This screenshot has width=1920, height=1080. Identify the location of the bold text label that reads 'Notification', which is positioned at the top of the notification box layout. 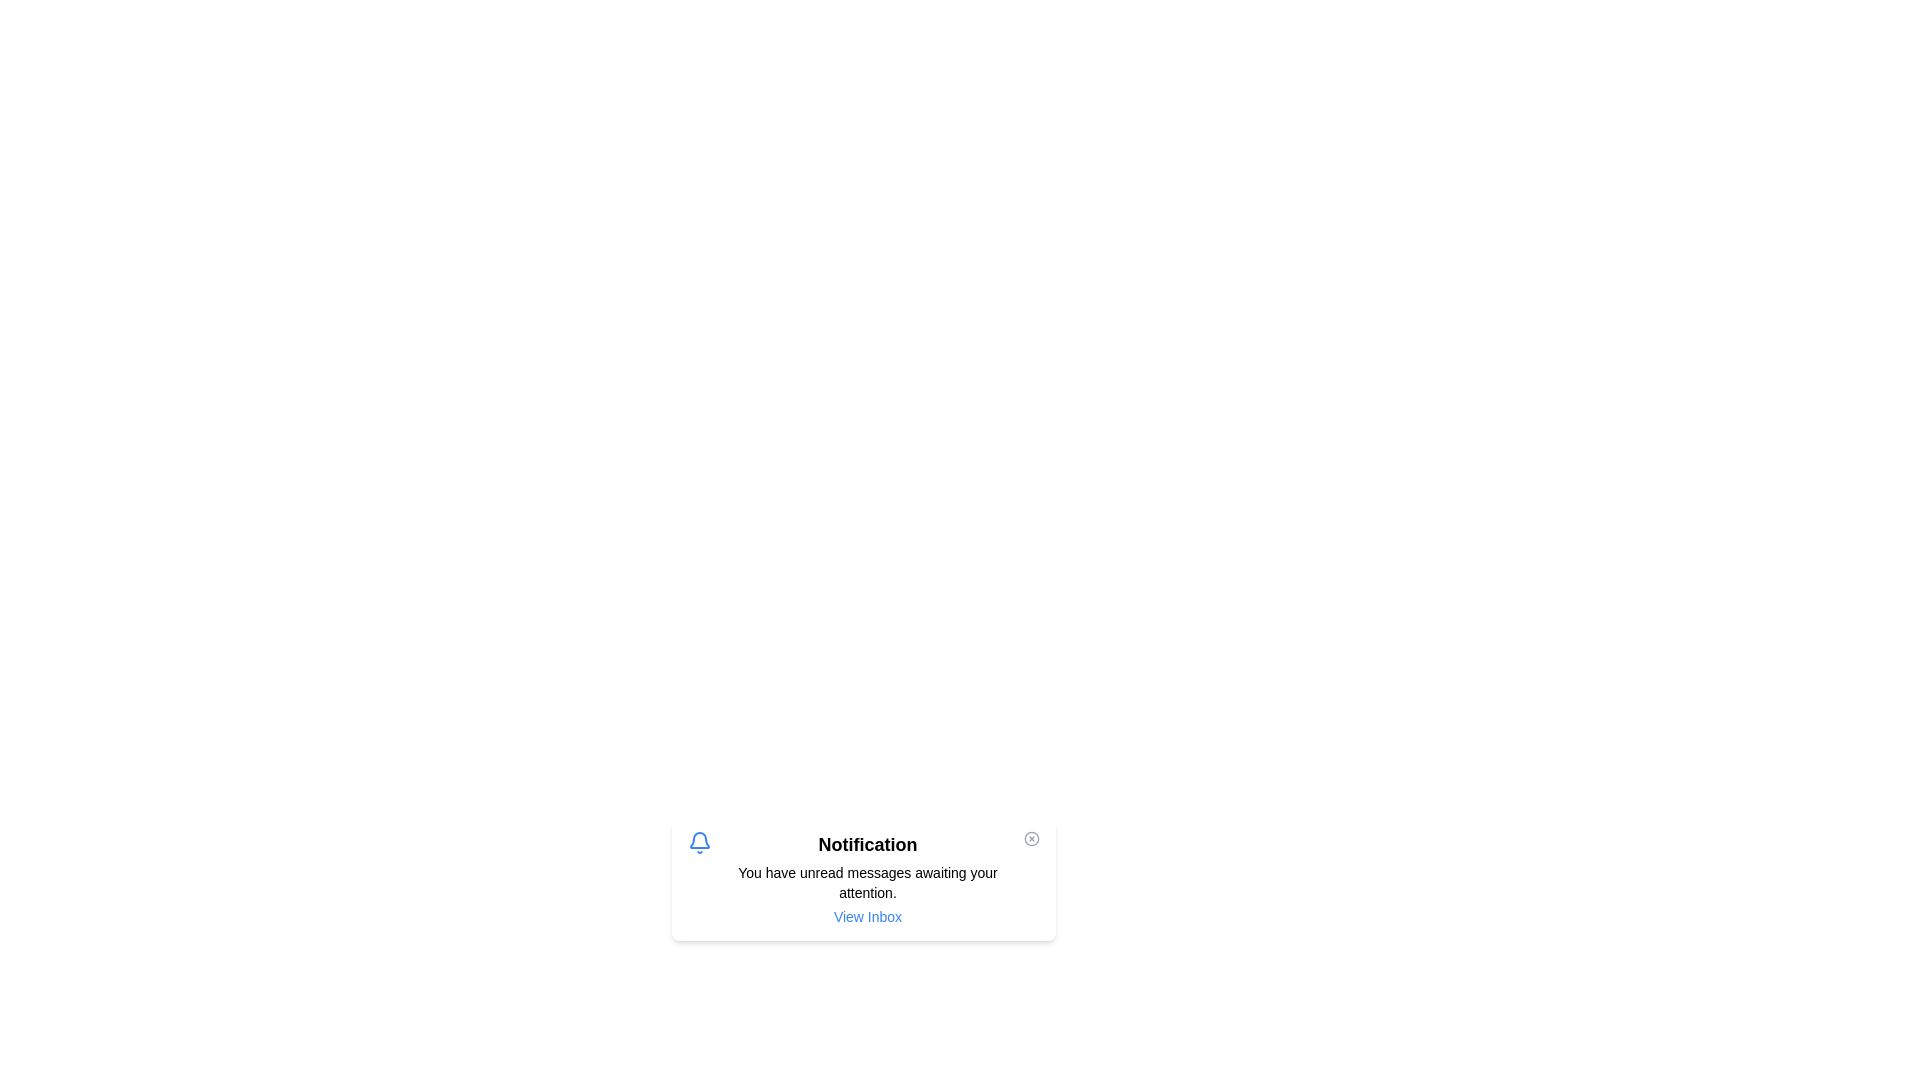
(868, 844).